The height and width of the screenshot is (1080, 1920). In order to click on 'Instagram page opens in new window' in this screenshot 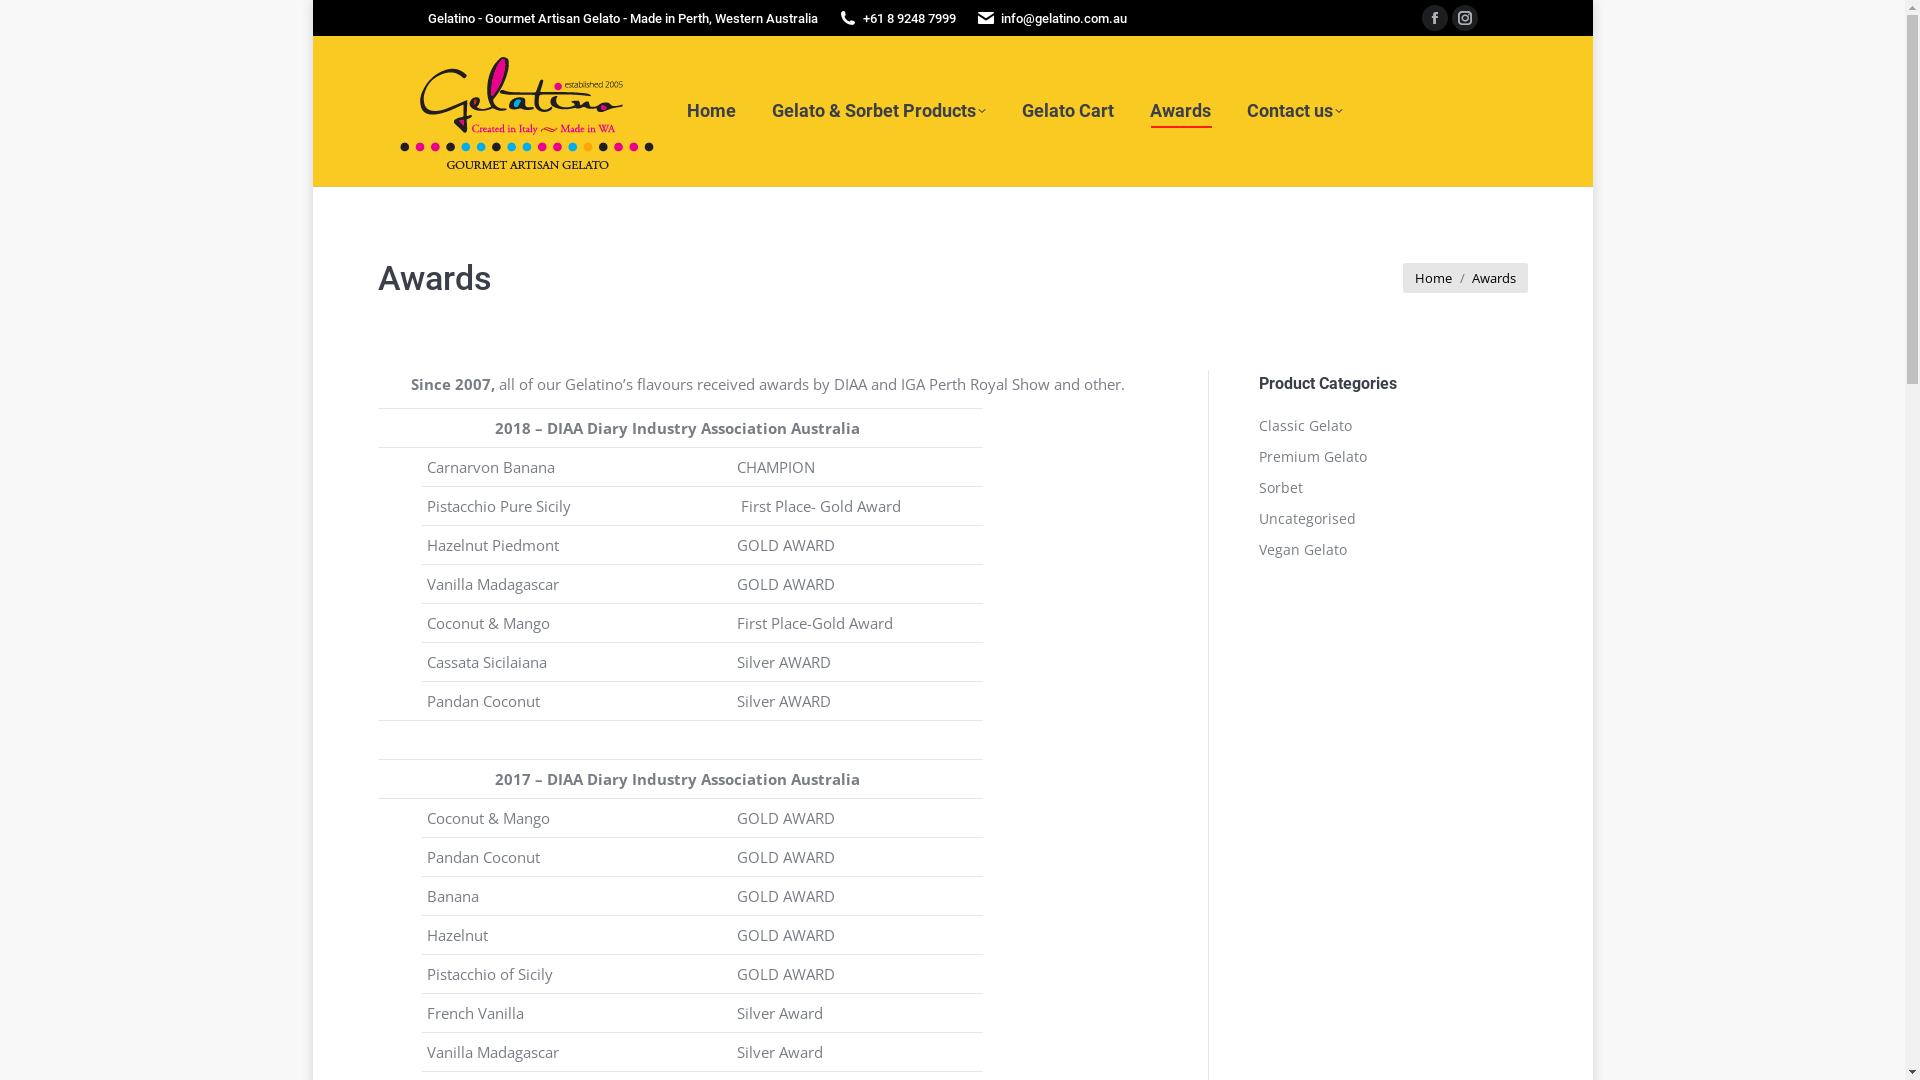, I will do `click(1464, 18)`.